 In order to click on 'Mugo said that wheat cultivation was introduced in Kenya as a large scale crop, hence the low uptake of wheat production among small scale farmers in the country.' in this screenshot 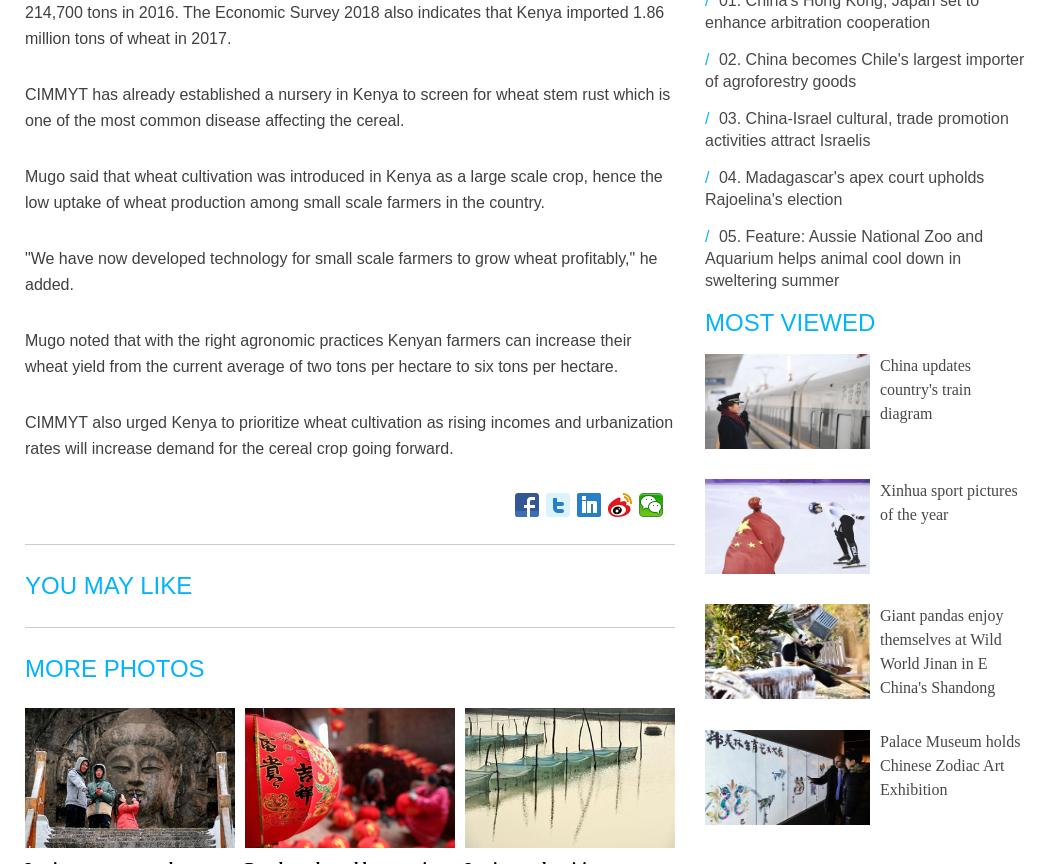, I will do `click(24, 188)`.